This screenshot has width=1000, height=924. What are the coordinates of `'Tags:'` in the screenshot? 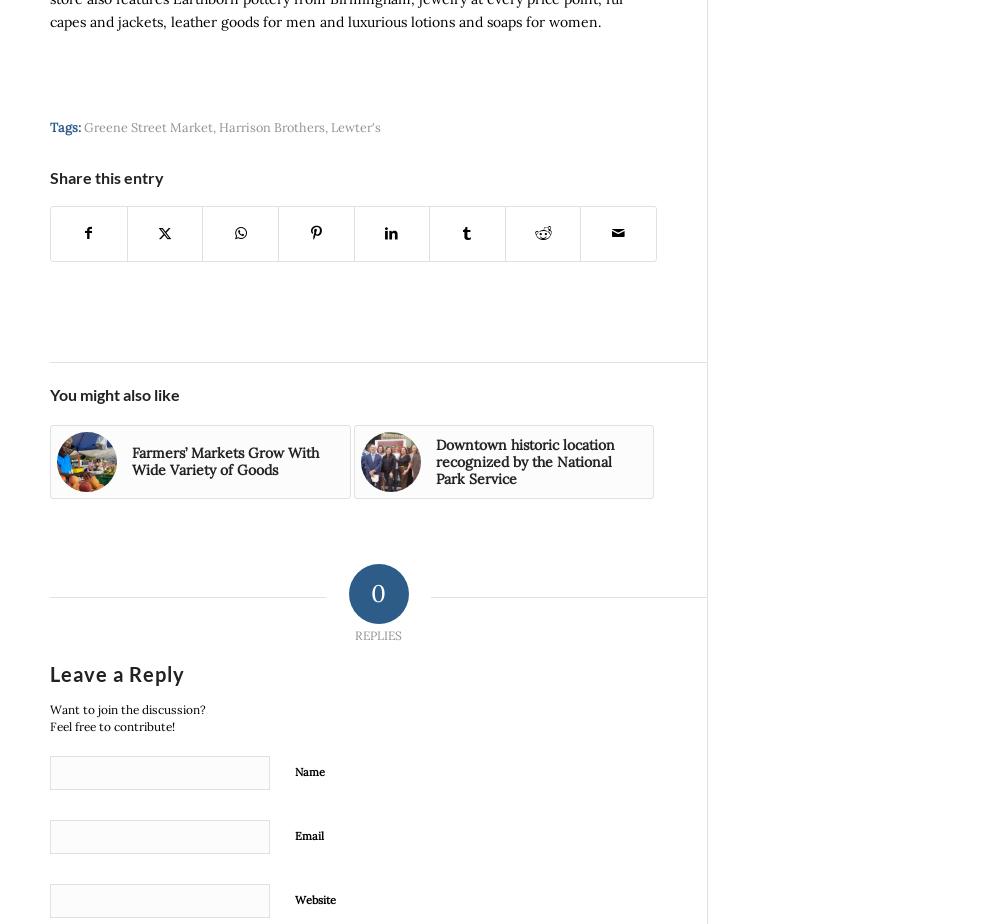 It's located at (64, 125).